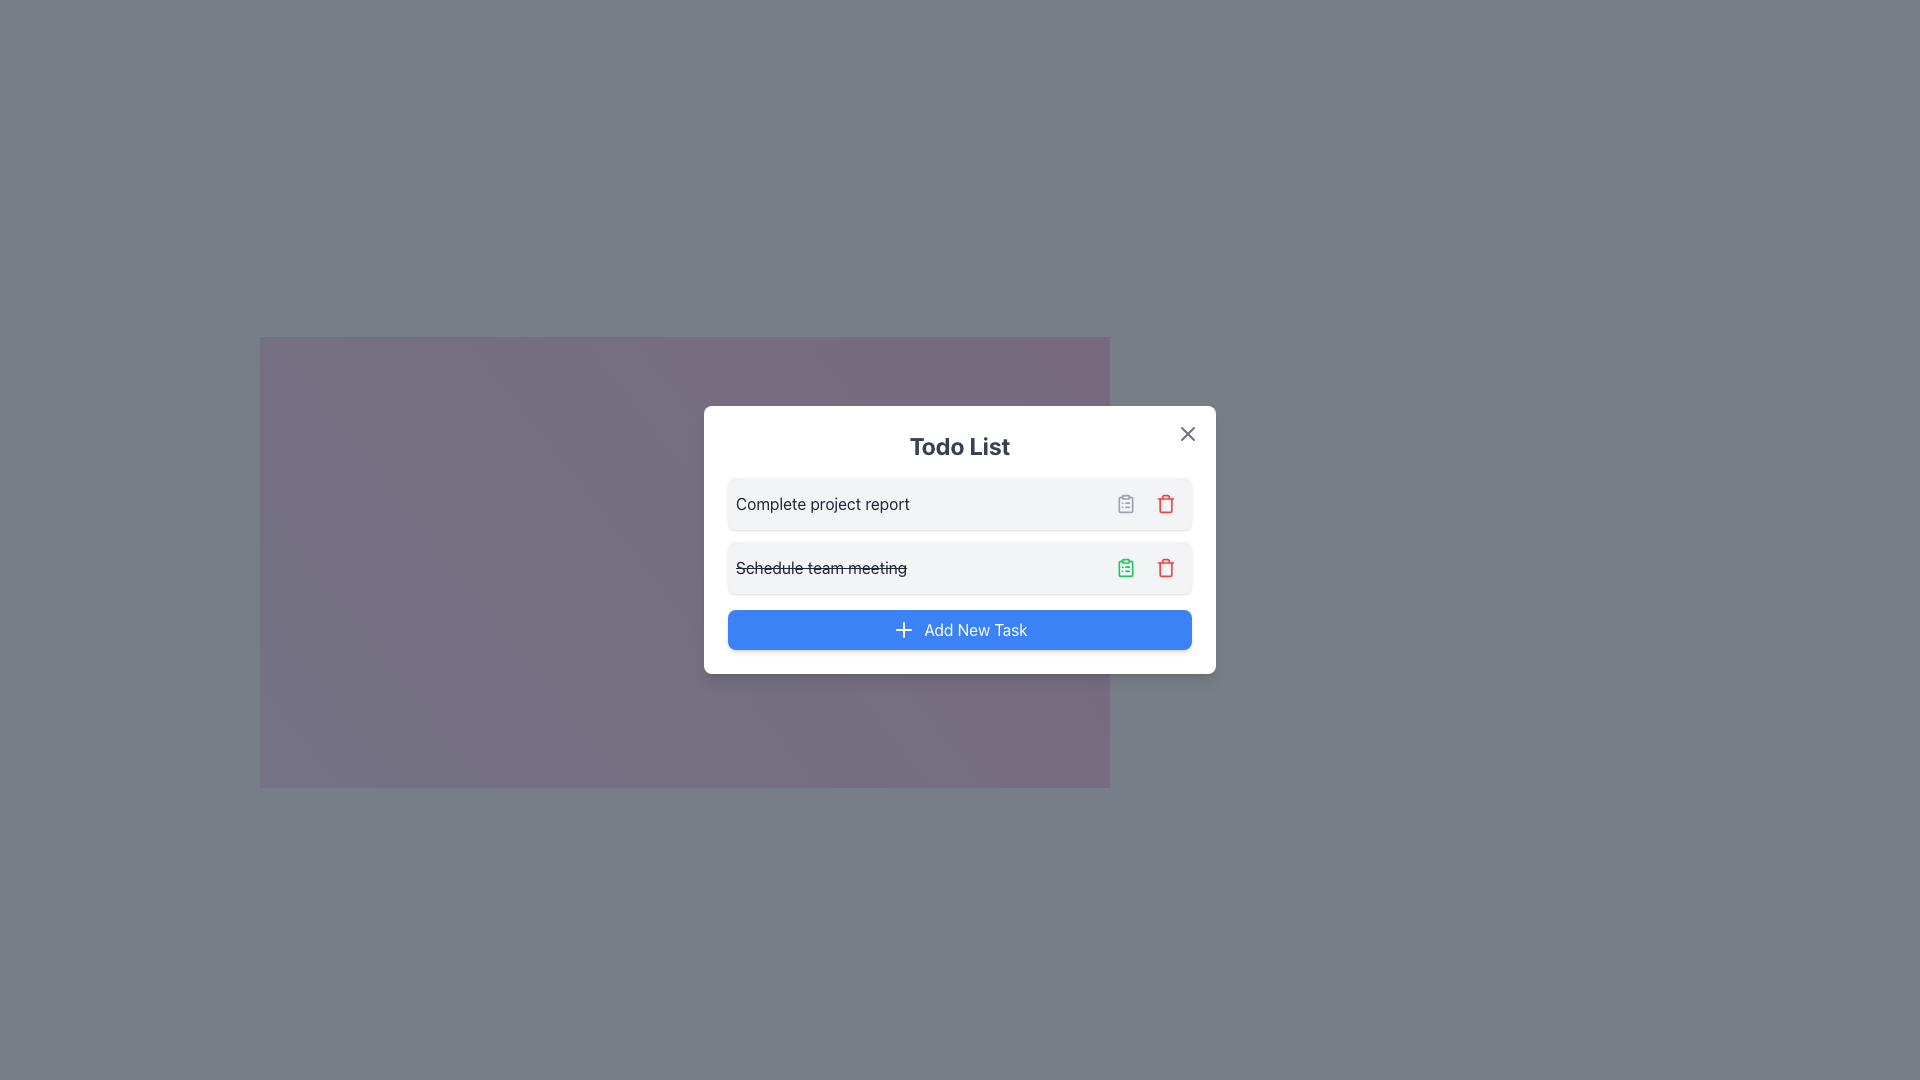 The width and height of the screenshot is (1920, 1080). Describe the element at coordinates (821, 567) in the screenshot. I see `the completed task text 'Schedule team meeting' in the 'Todo List' interface, which is styled with a strikethrough and is the second task listed` at that location.